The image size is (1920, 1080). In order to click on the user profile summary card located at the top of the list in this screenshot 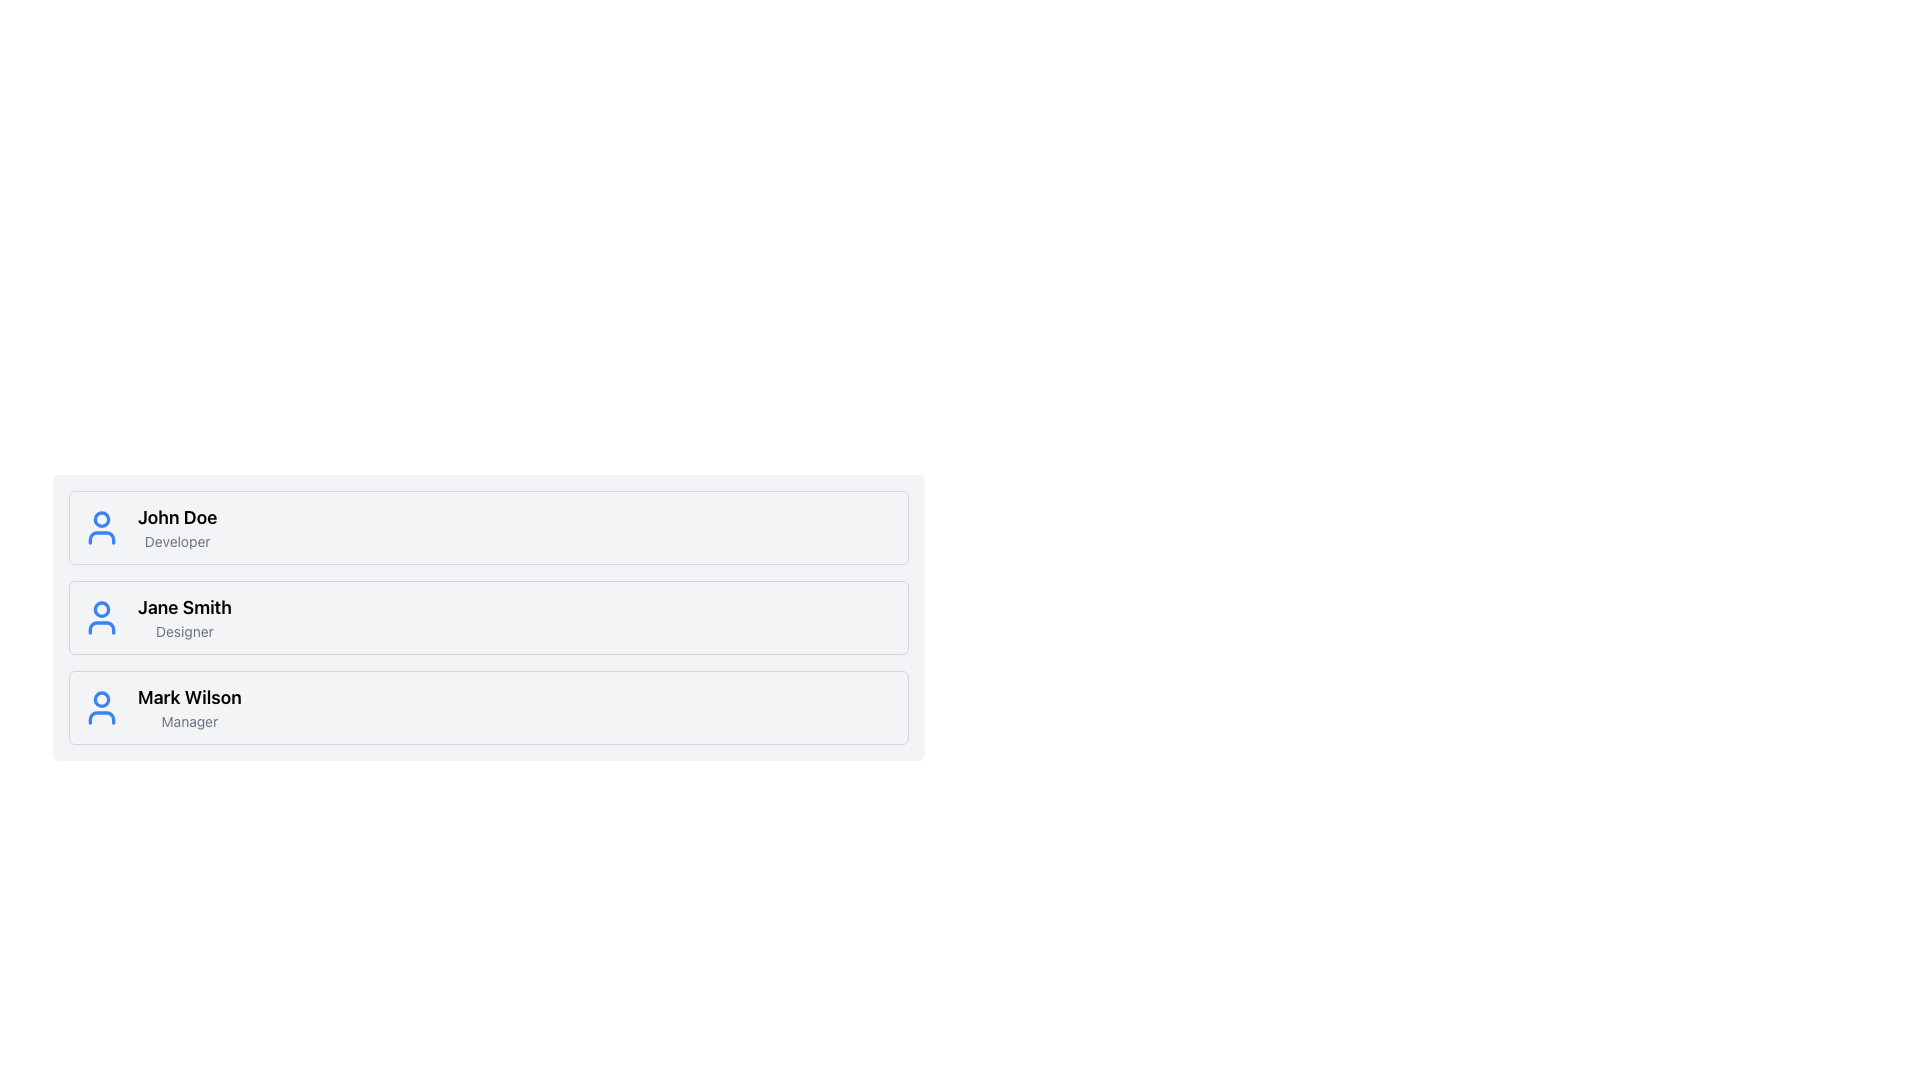, I will do `click(489, 527)`.